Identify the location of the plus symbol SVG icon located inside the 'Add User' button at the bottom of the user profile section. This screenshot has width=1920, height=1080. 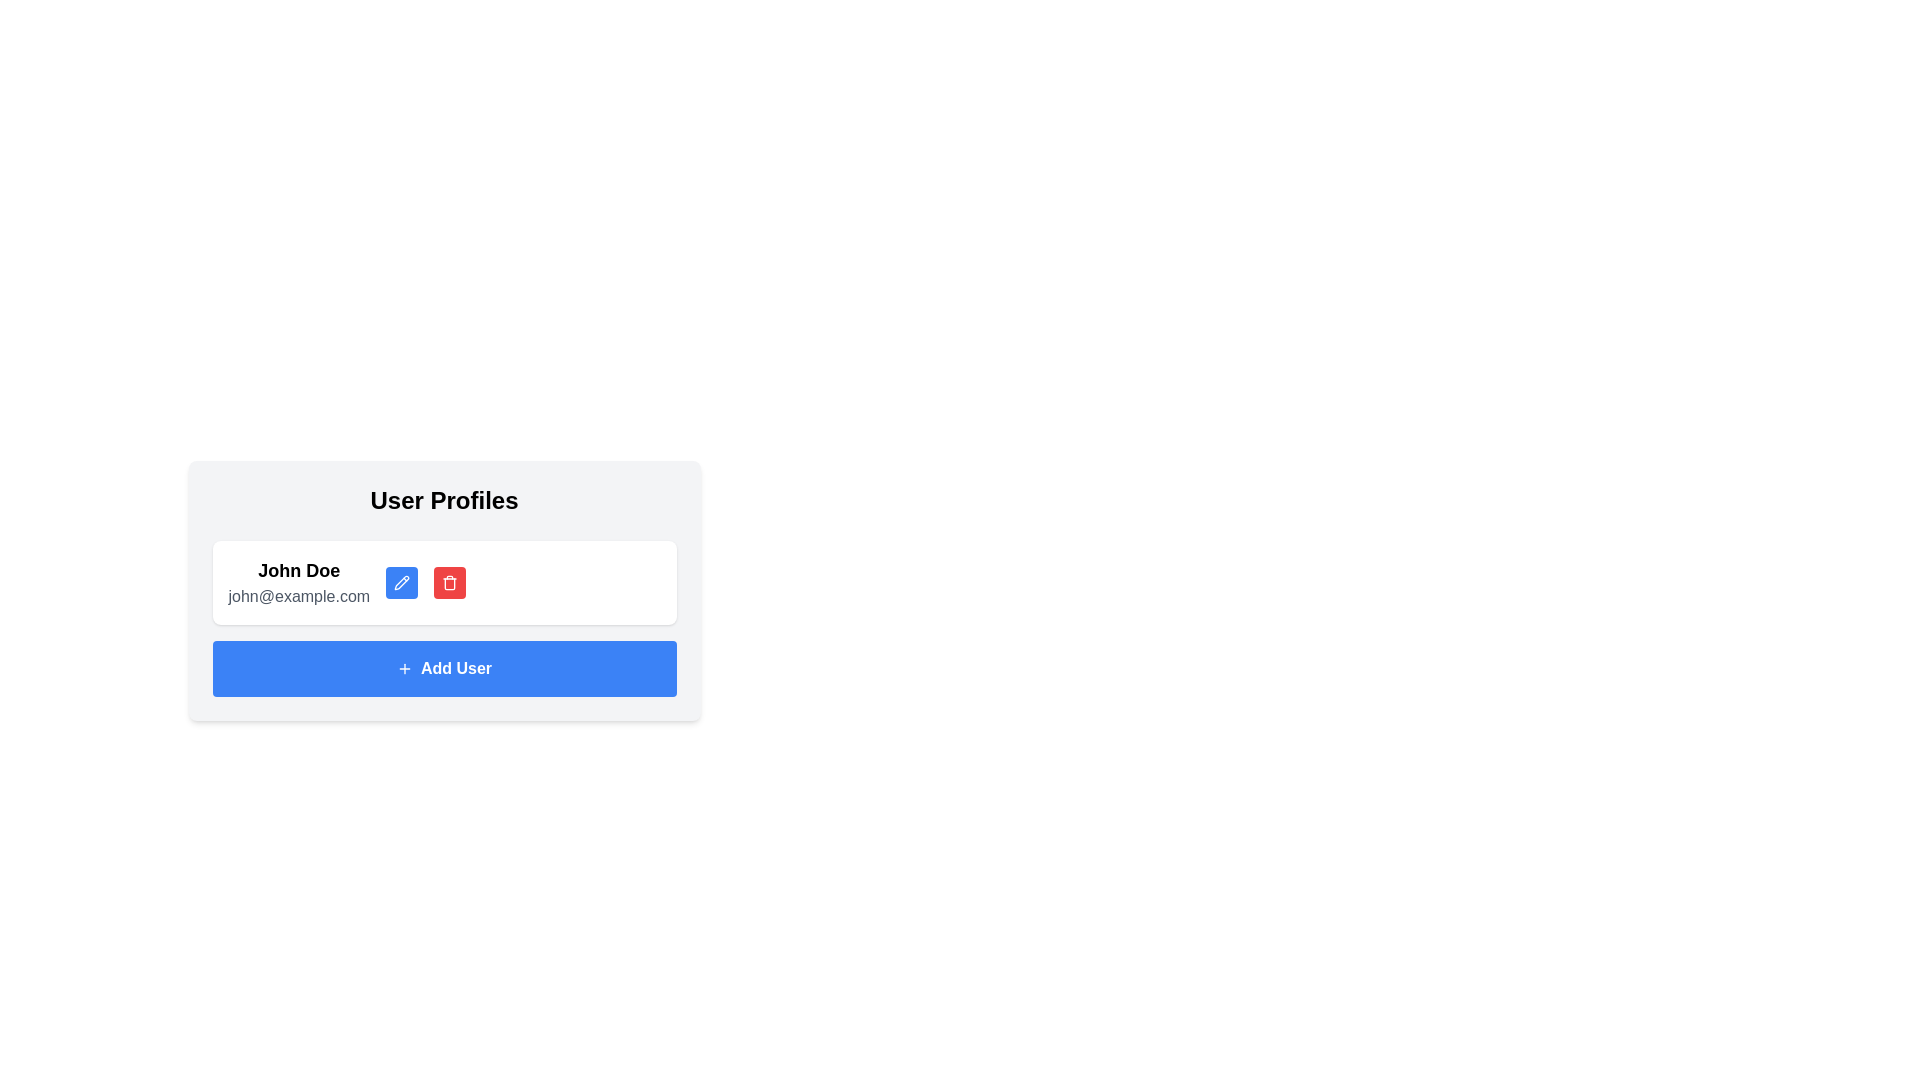
(403, 668).